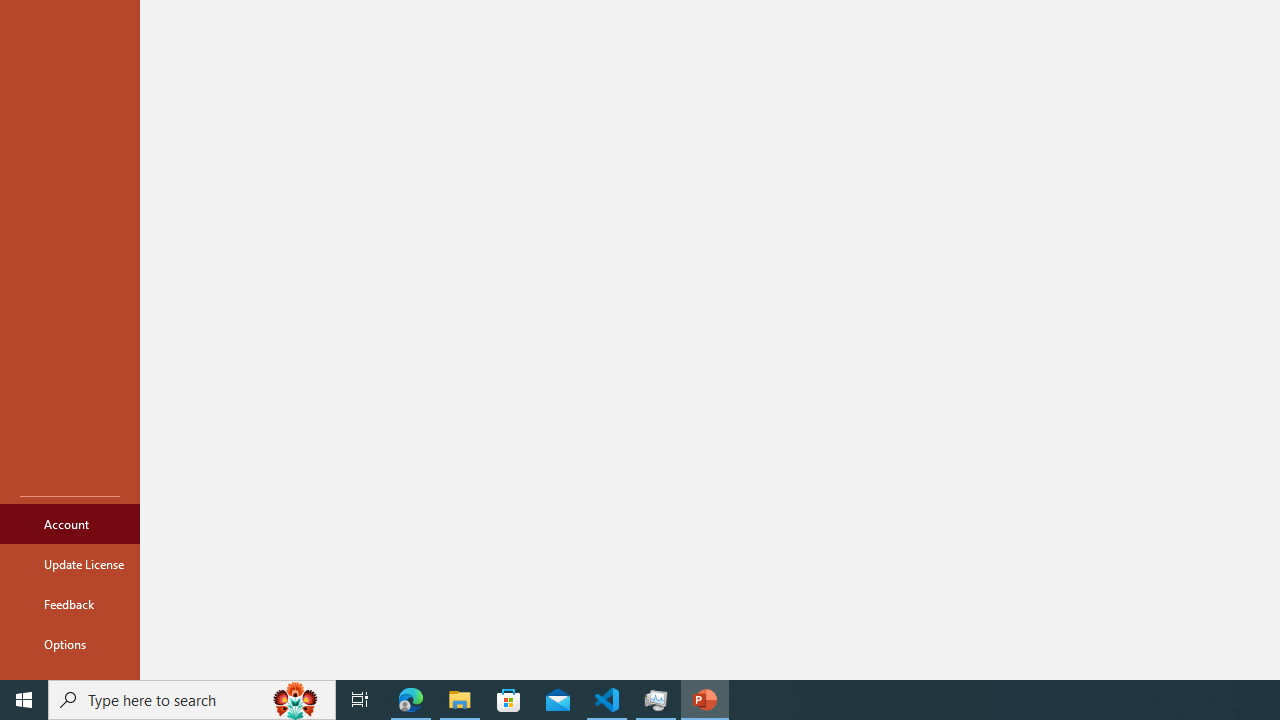 The width and height of the screenshot is (1280, 720). Describe the element at coordinates (509, 698) in the screenshot. I see `'Microsoft Store'` at that location.